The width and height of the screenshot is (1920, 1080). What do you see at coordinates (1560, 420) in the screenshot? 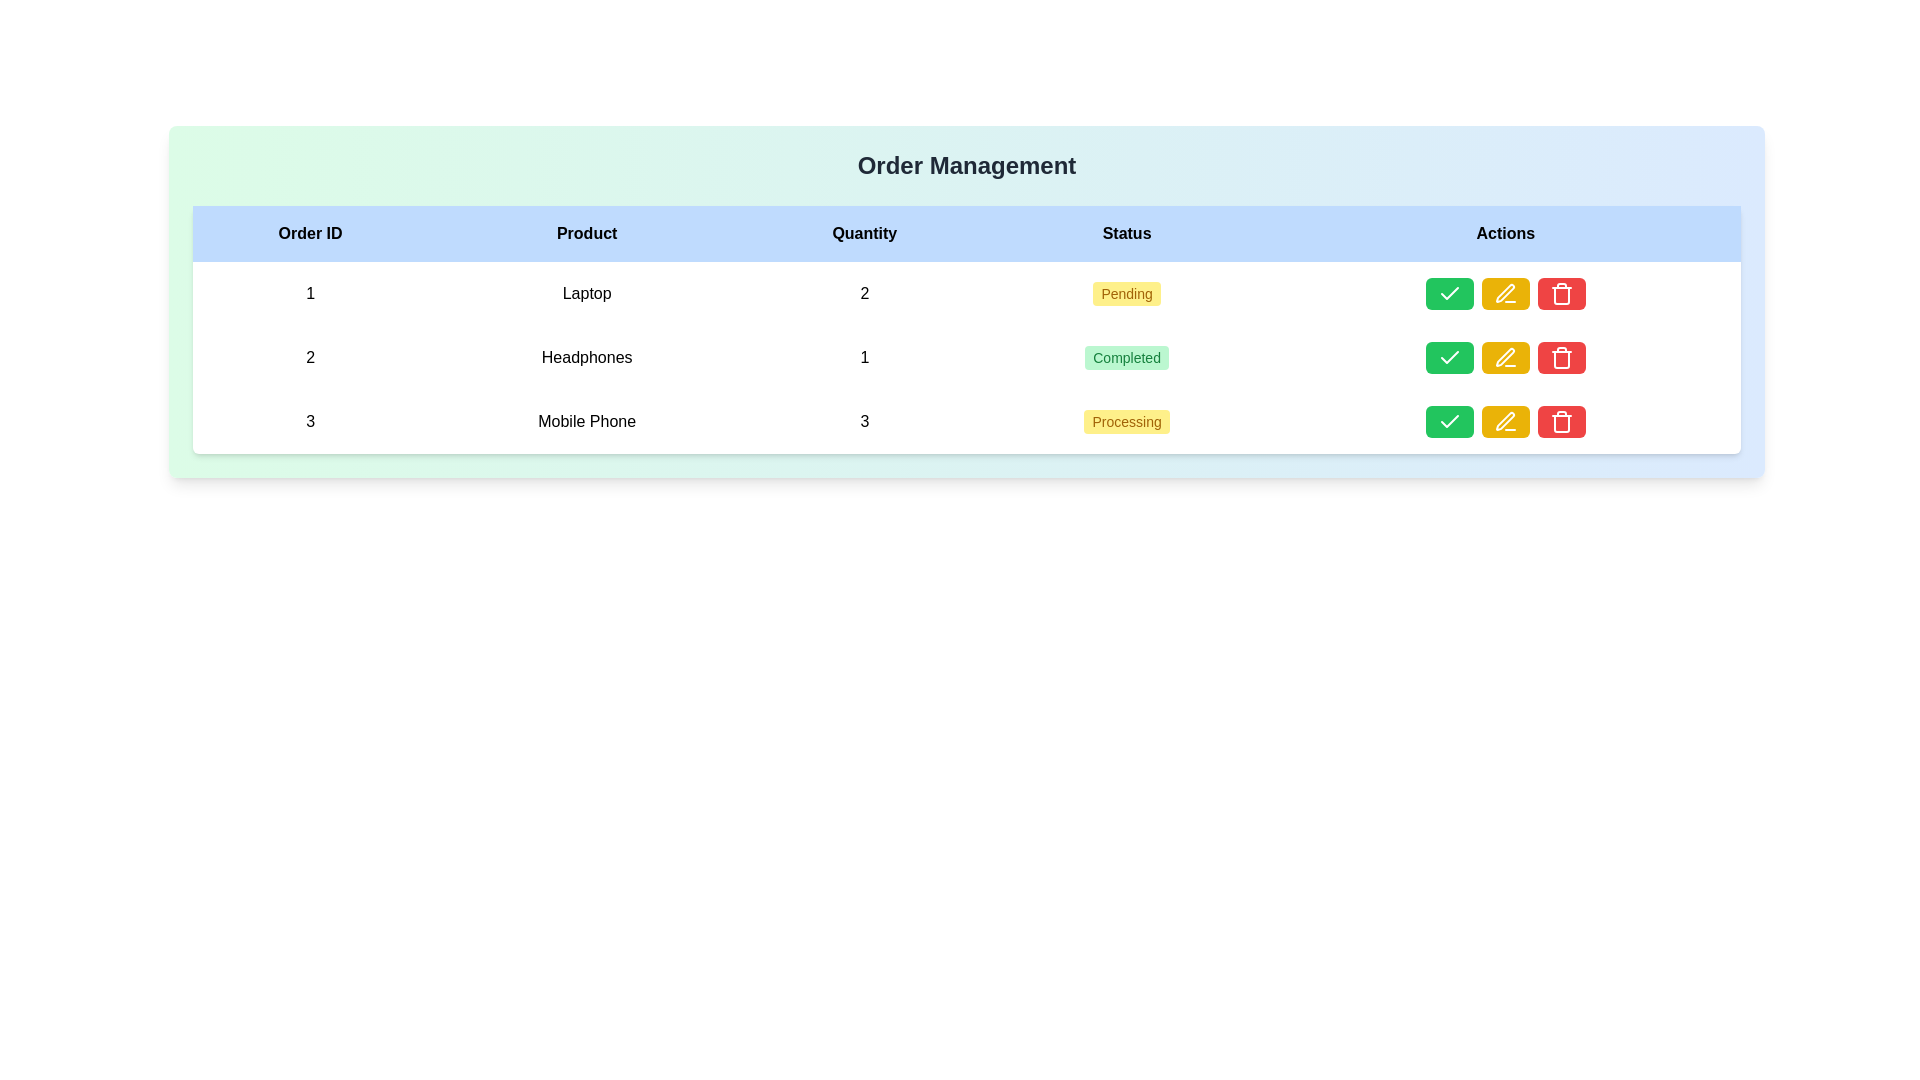
I see `the delete button located in the third column of the 'Actions' section in the third row of the table` at bounding box center [1560, 420].